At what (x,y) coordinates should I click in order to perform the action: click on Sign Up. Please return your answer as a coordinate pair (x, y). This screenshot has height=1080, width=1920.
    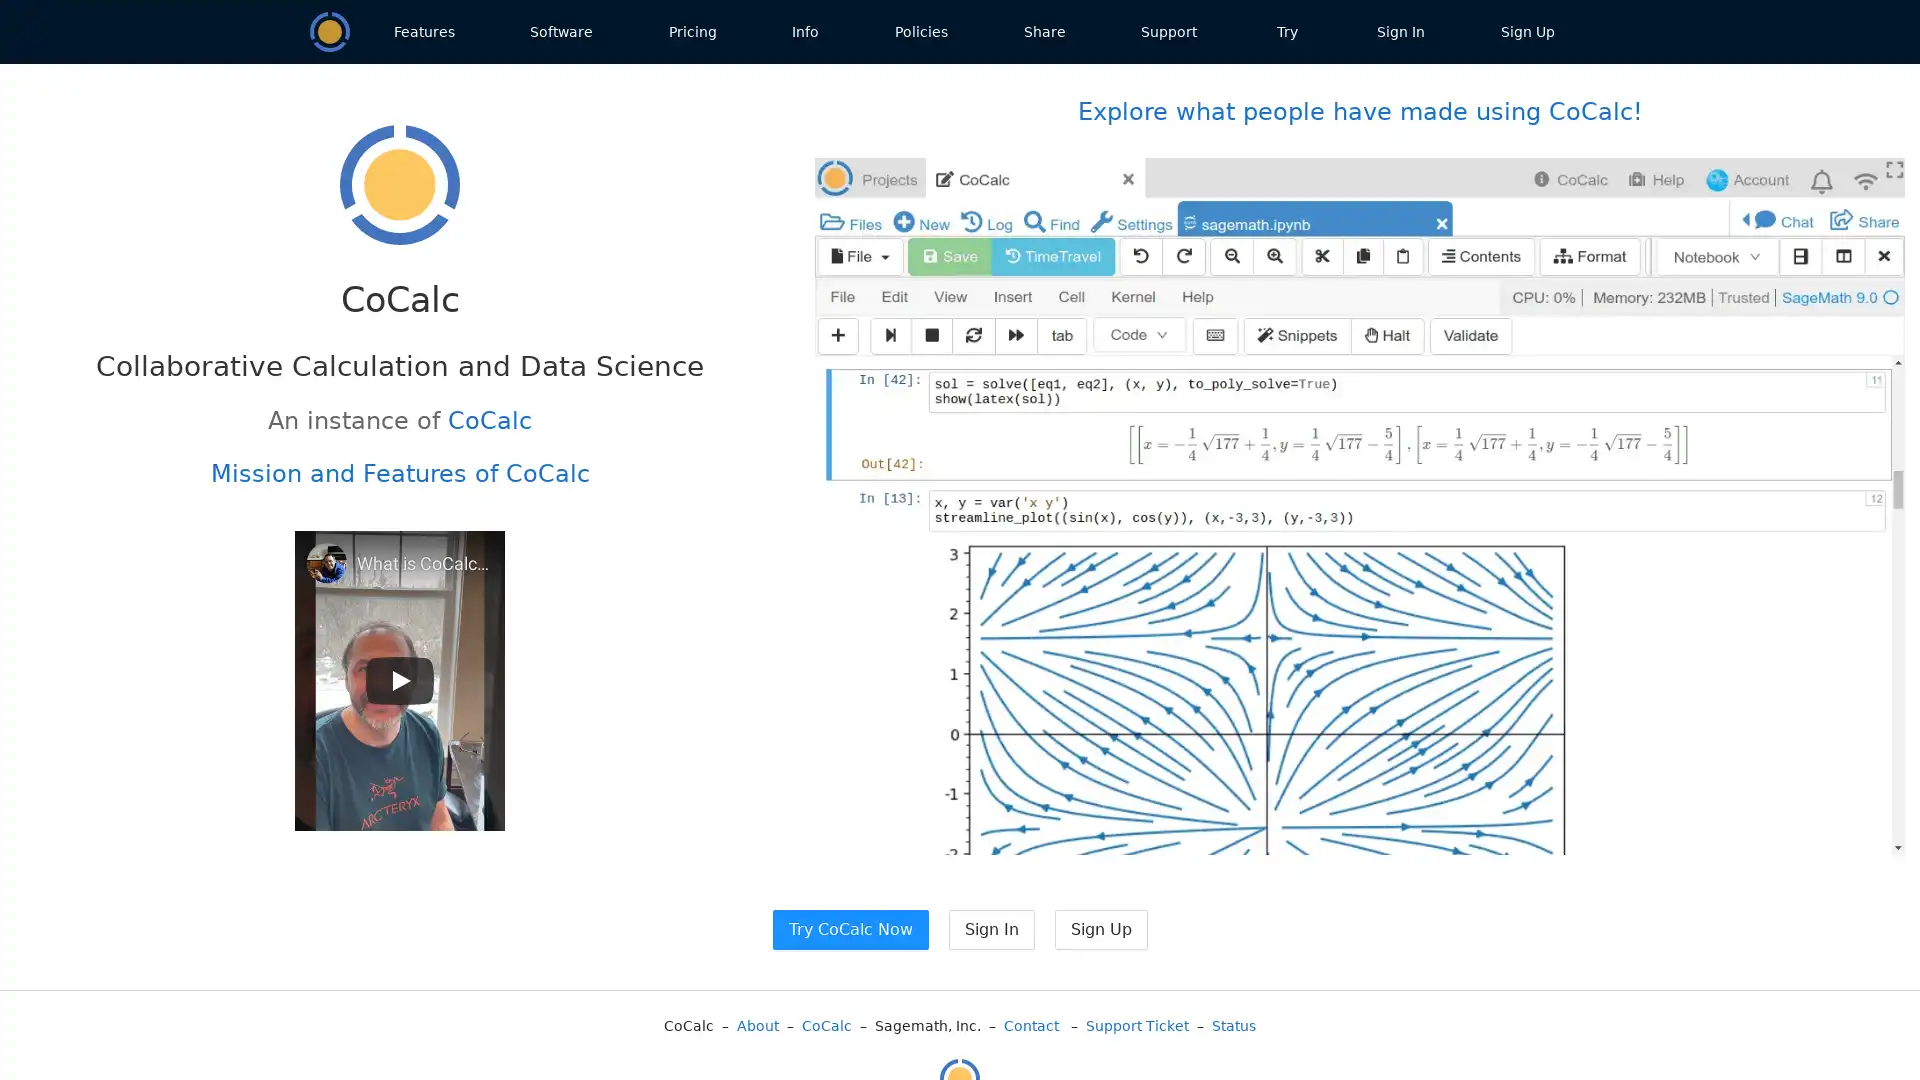
    Looking at the image, I should click on (1099, 929).